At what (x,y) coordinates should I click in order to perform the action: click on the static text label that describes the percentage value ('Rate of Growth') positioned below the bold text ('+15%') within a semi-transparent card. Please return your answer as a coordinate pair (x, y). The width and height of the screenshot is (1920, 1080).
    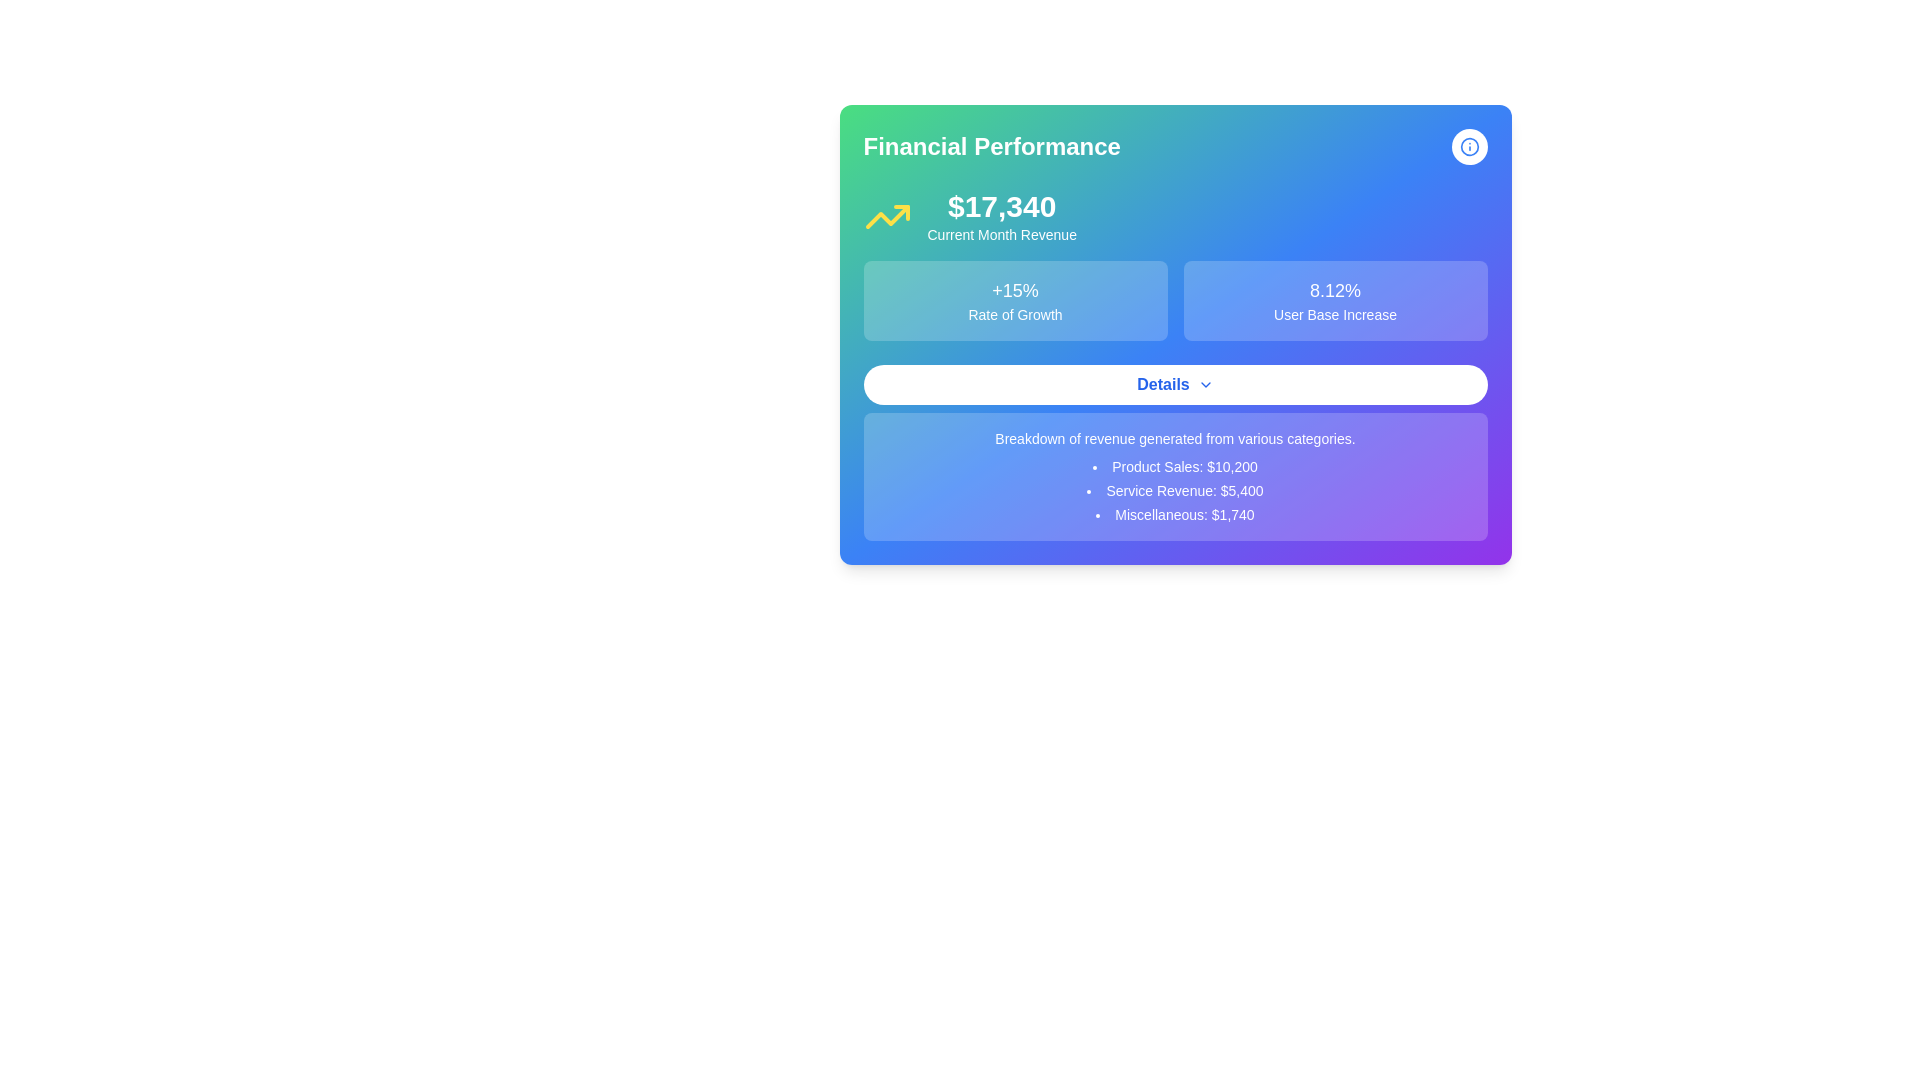
    Looking at the image, I should click on (1015, 315).